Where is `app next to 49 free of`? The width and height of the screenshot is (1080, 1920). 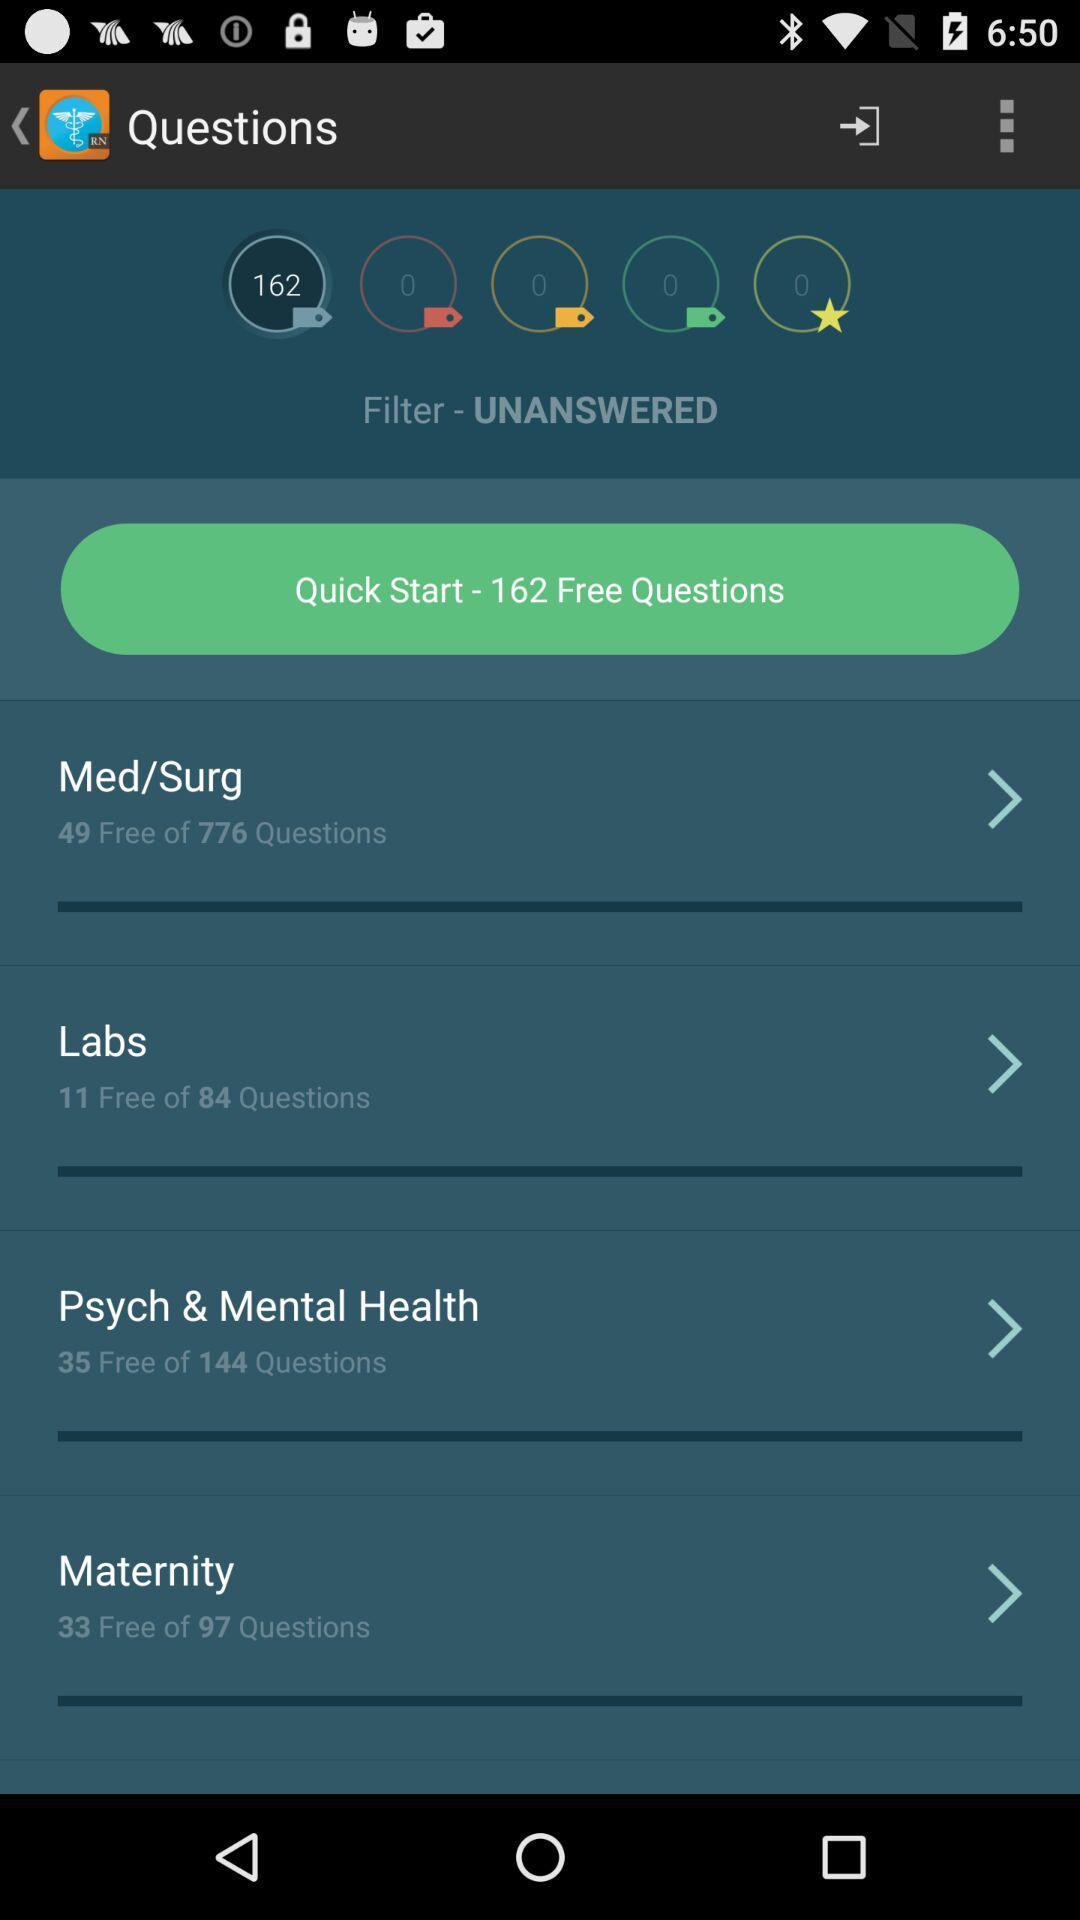
app next to 49 free of is located at coordinates (1005, 797).